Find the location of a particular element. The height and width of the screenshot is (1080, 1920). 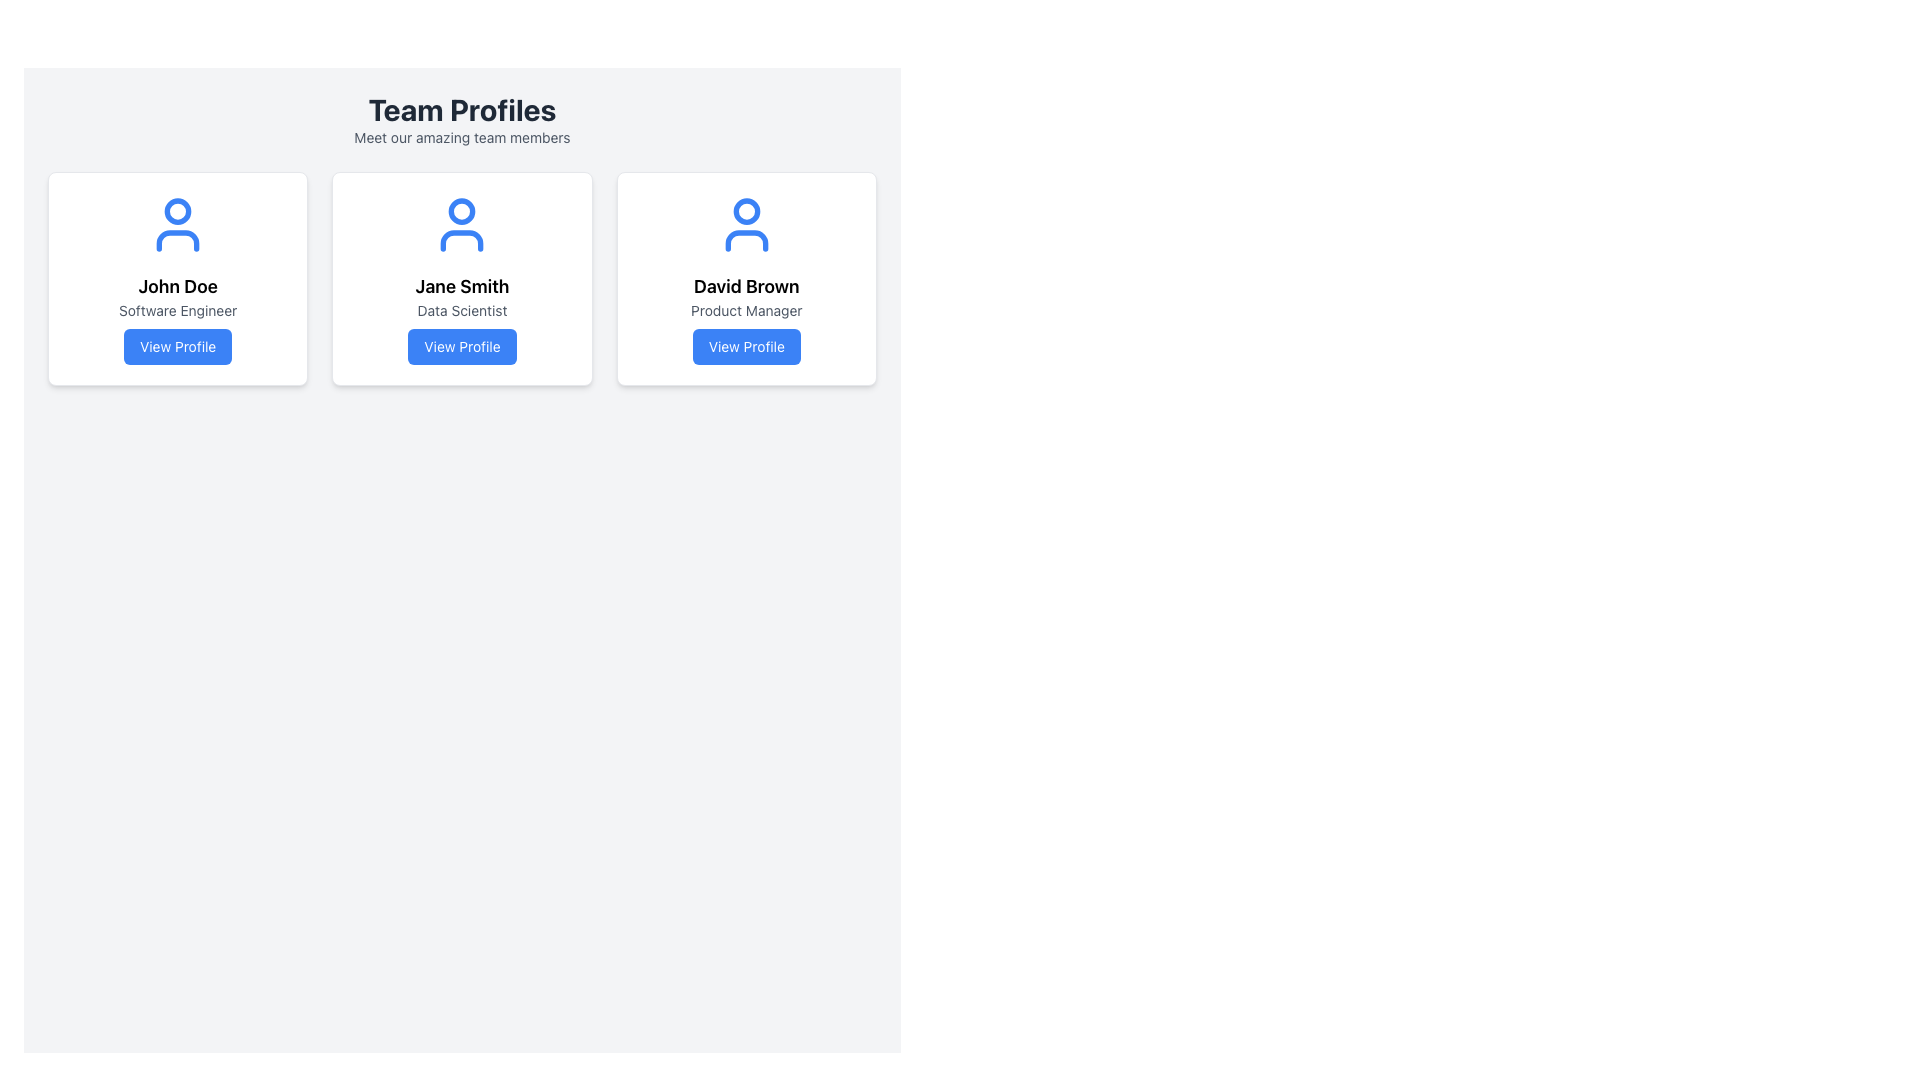

the heading block titled 'Team Profiles' which consists of two lines of text, prominently featuring 'Team Profiles' in bold and 'Meet our amazing team members' as a subtitle is located at coordinates (461, 119).